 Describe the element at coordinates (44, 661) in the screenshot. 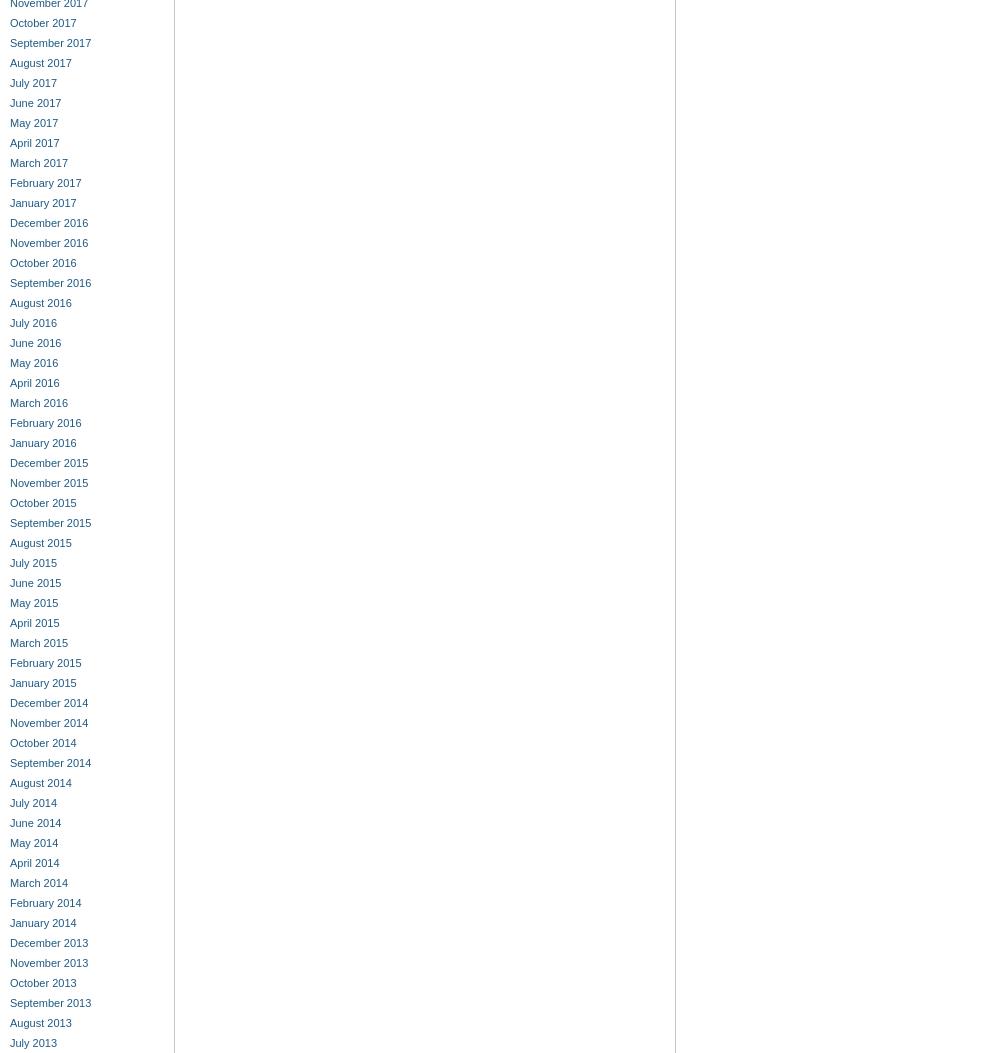

I see `'February 2015'` at that location.